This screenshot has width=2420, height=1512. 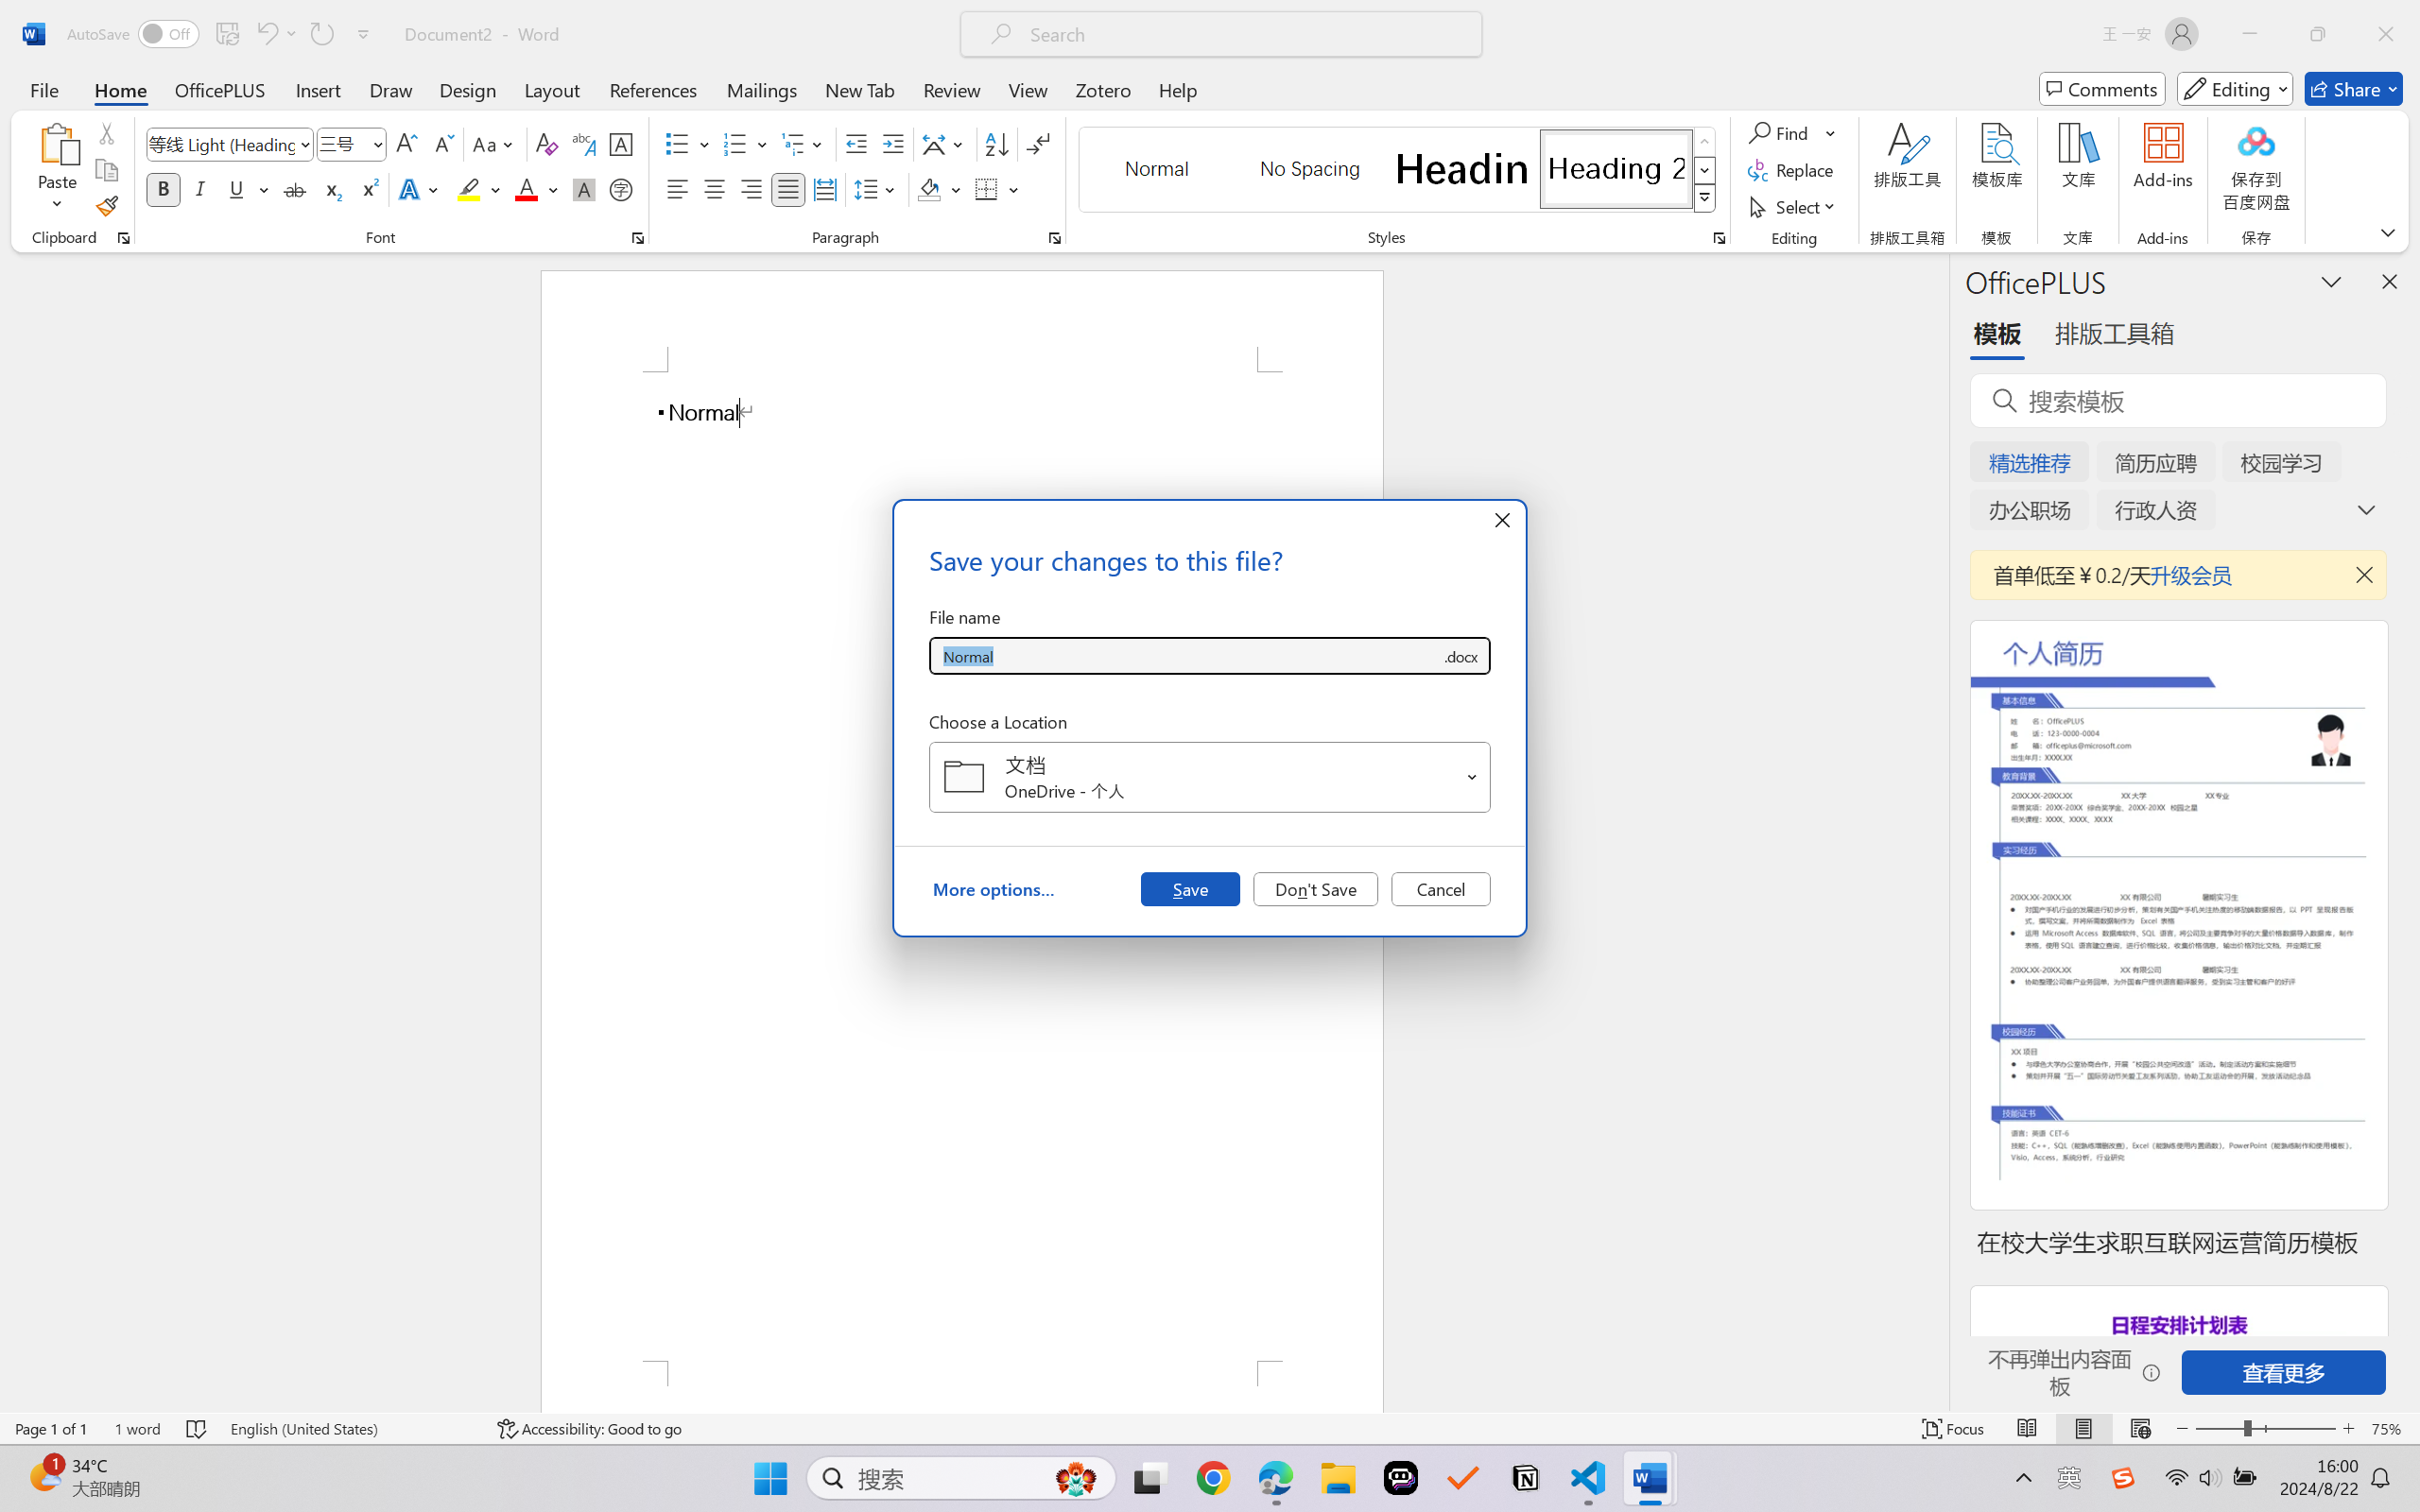 What do you see at coordinates (1791, 131) in the screenshot?
I see `'Find'` at bounding box center [1791, 131].